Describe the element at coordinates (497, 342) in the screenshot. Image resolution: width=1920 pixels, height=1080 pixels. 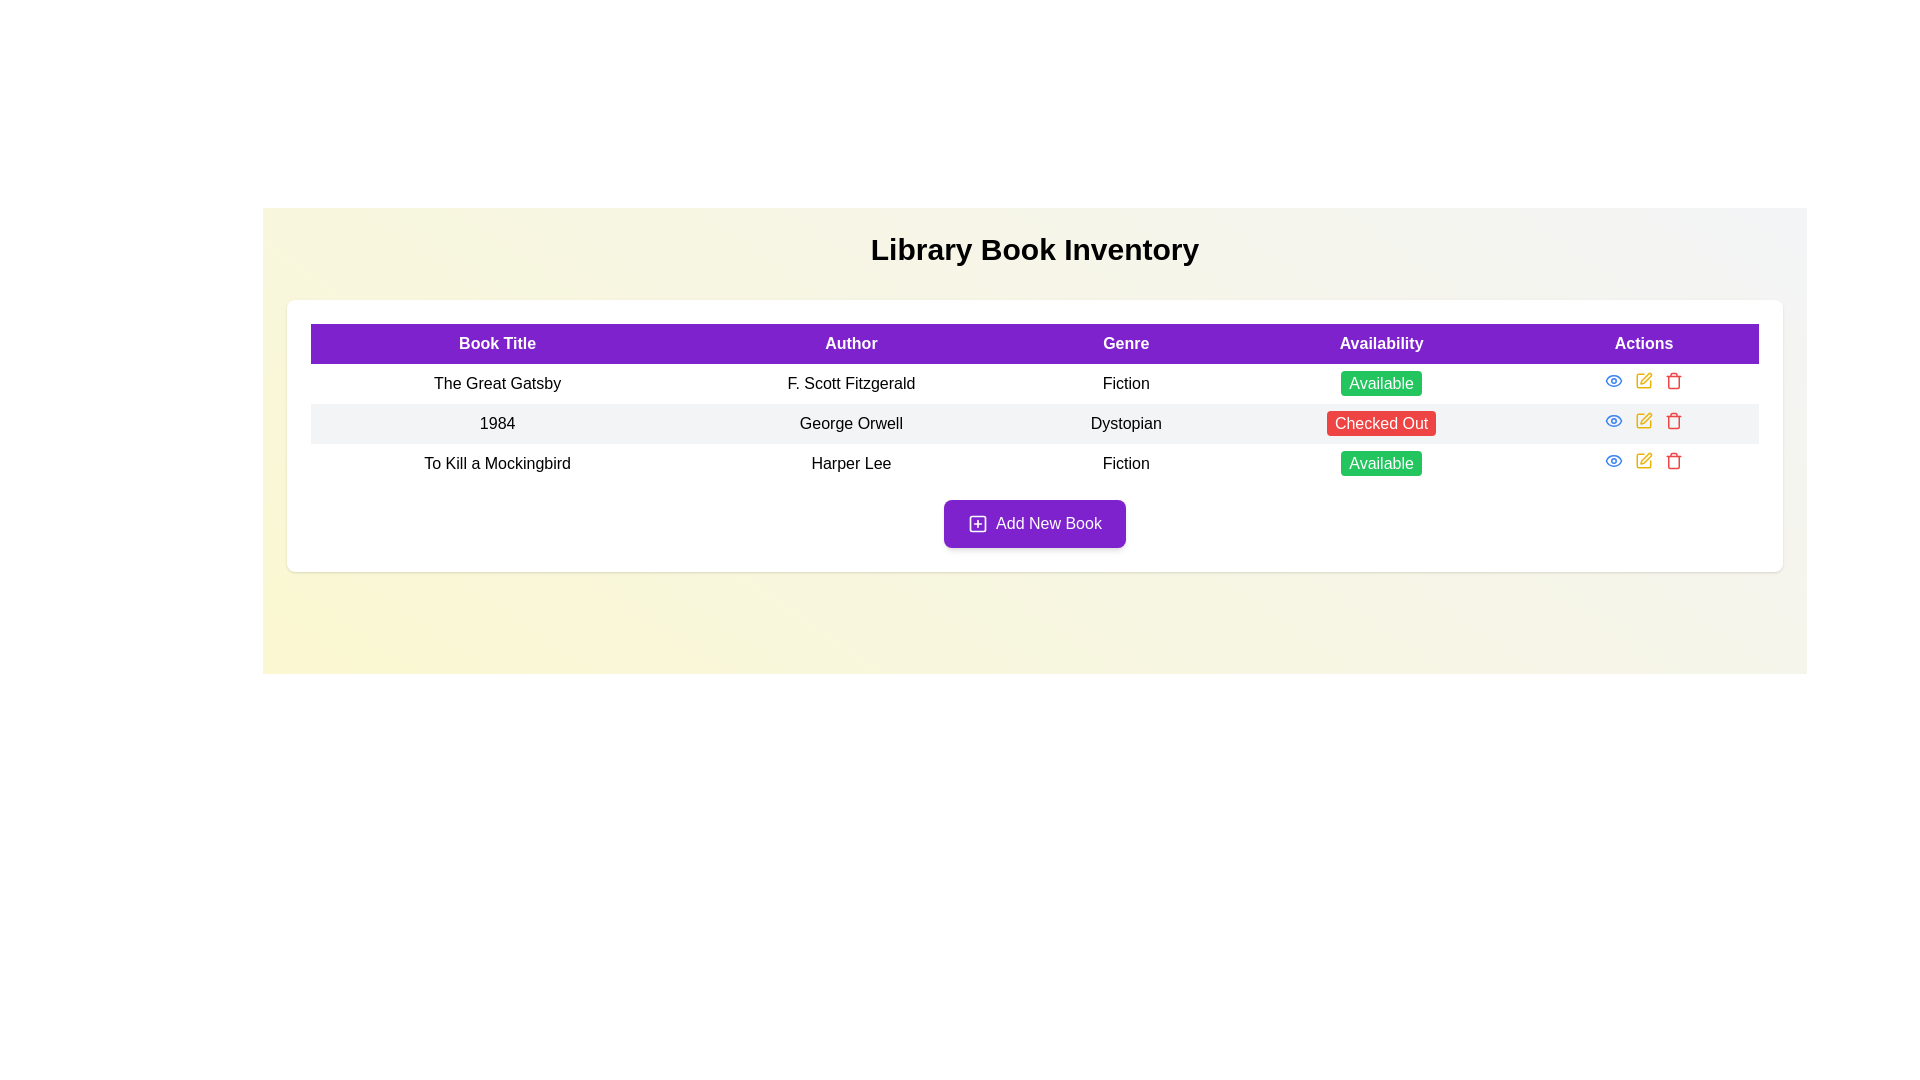
I see `the 'Book Title' label element, which is a rectangular text field displaying the words 'Book Title' in white on a purple background, located at the leftmost position of a horizontal row of headers` at that location.